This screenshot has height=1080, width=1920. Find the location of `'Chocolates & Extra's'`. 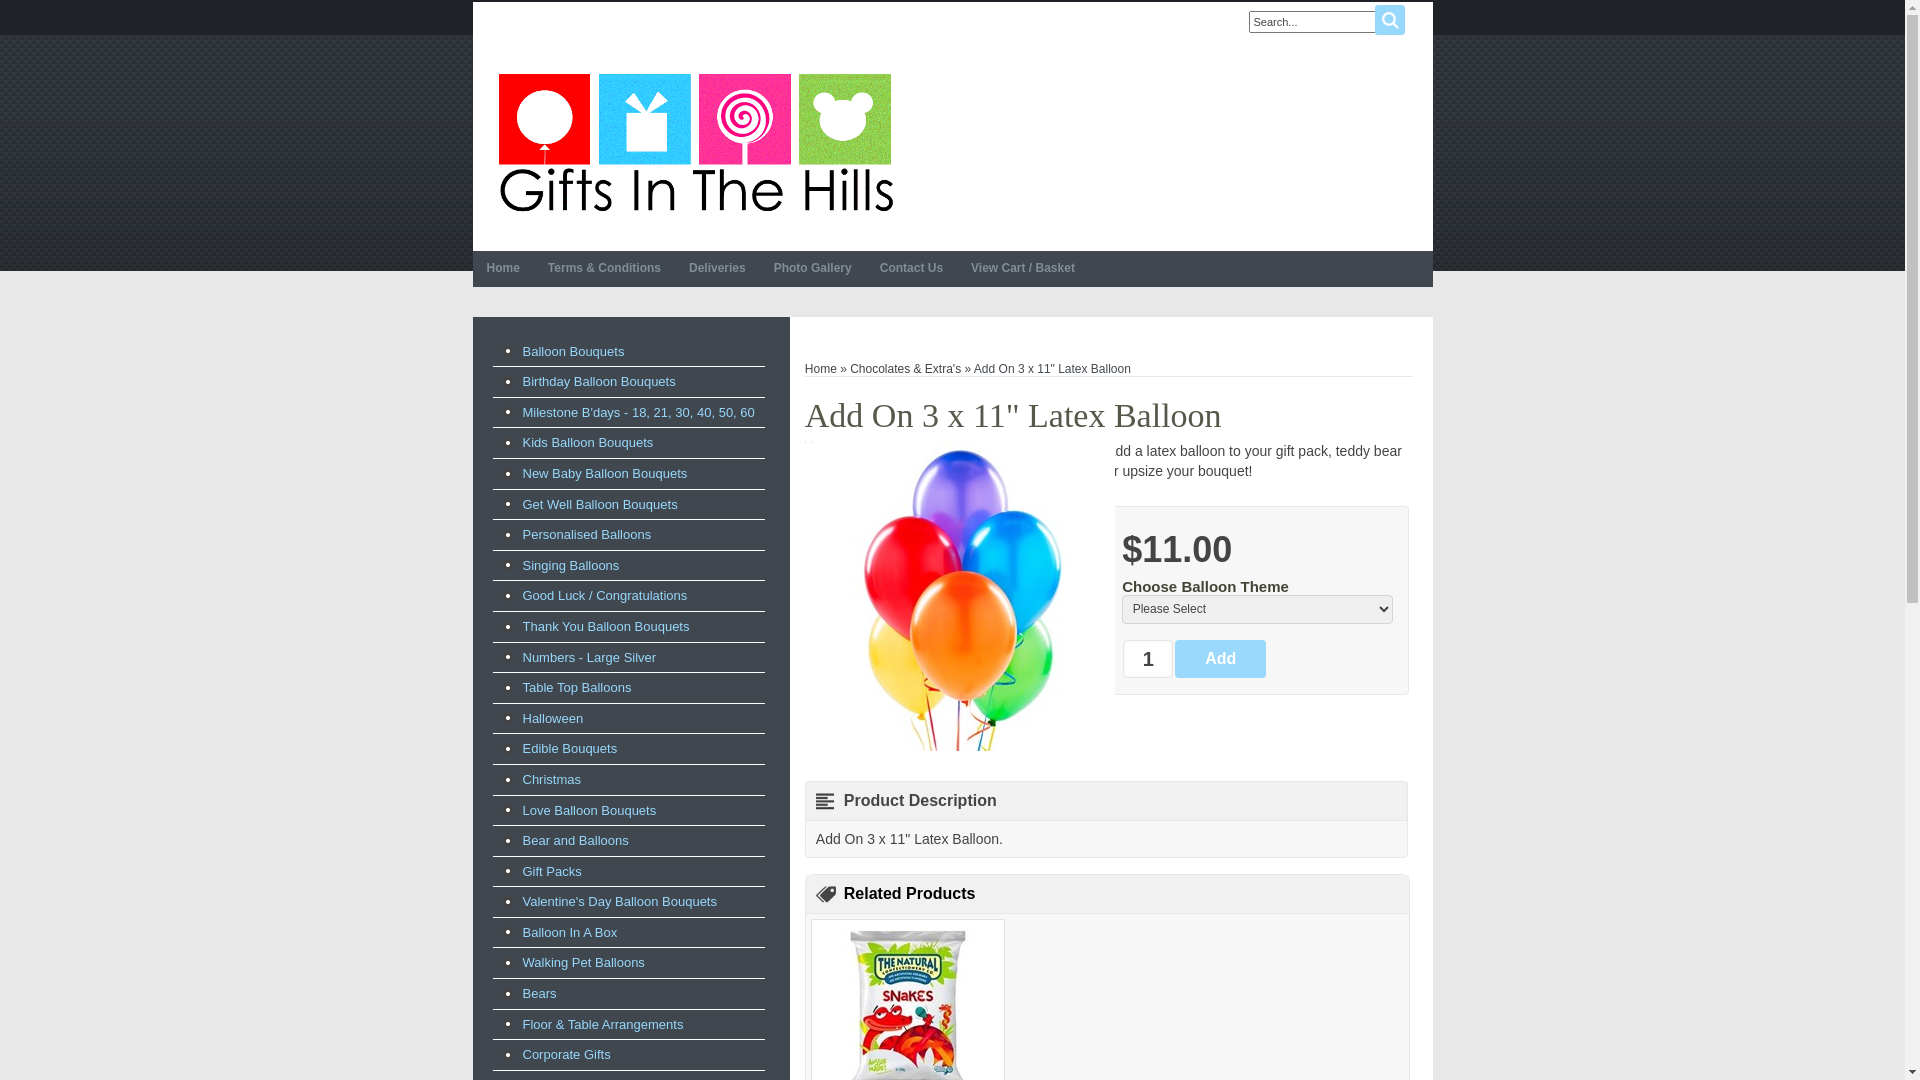

'Chocolates & Extra's' is located at coordinates (904, 369).